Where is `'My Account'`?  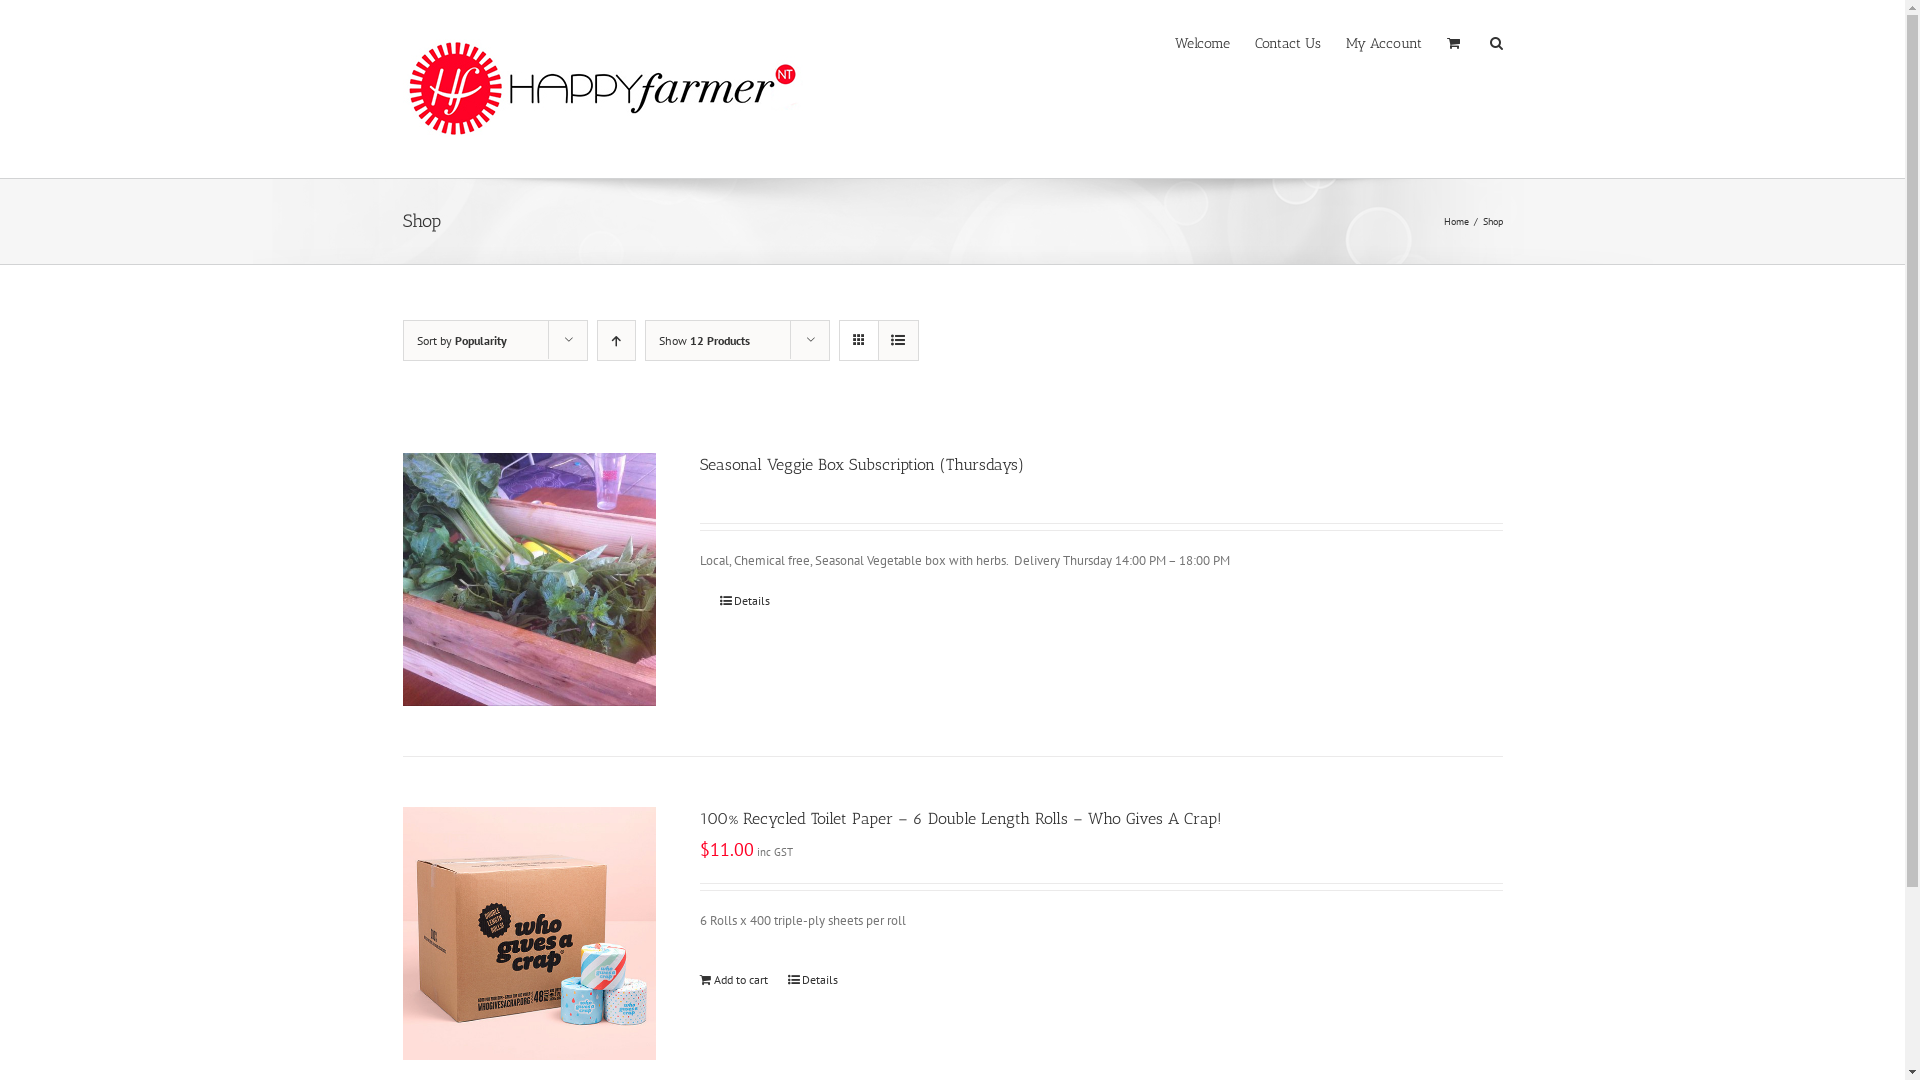
'My Account' is located at coordinates (1382, 42).